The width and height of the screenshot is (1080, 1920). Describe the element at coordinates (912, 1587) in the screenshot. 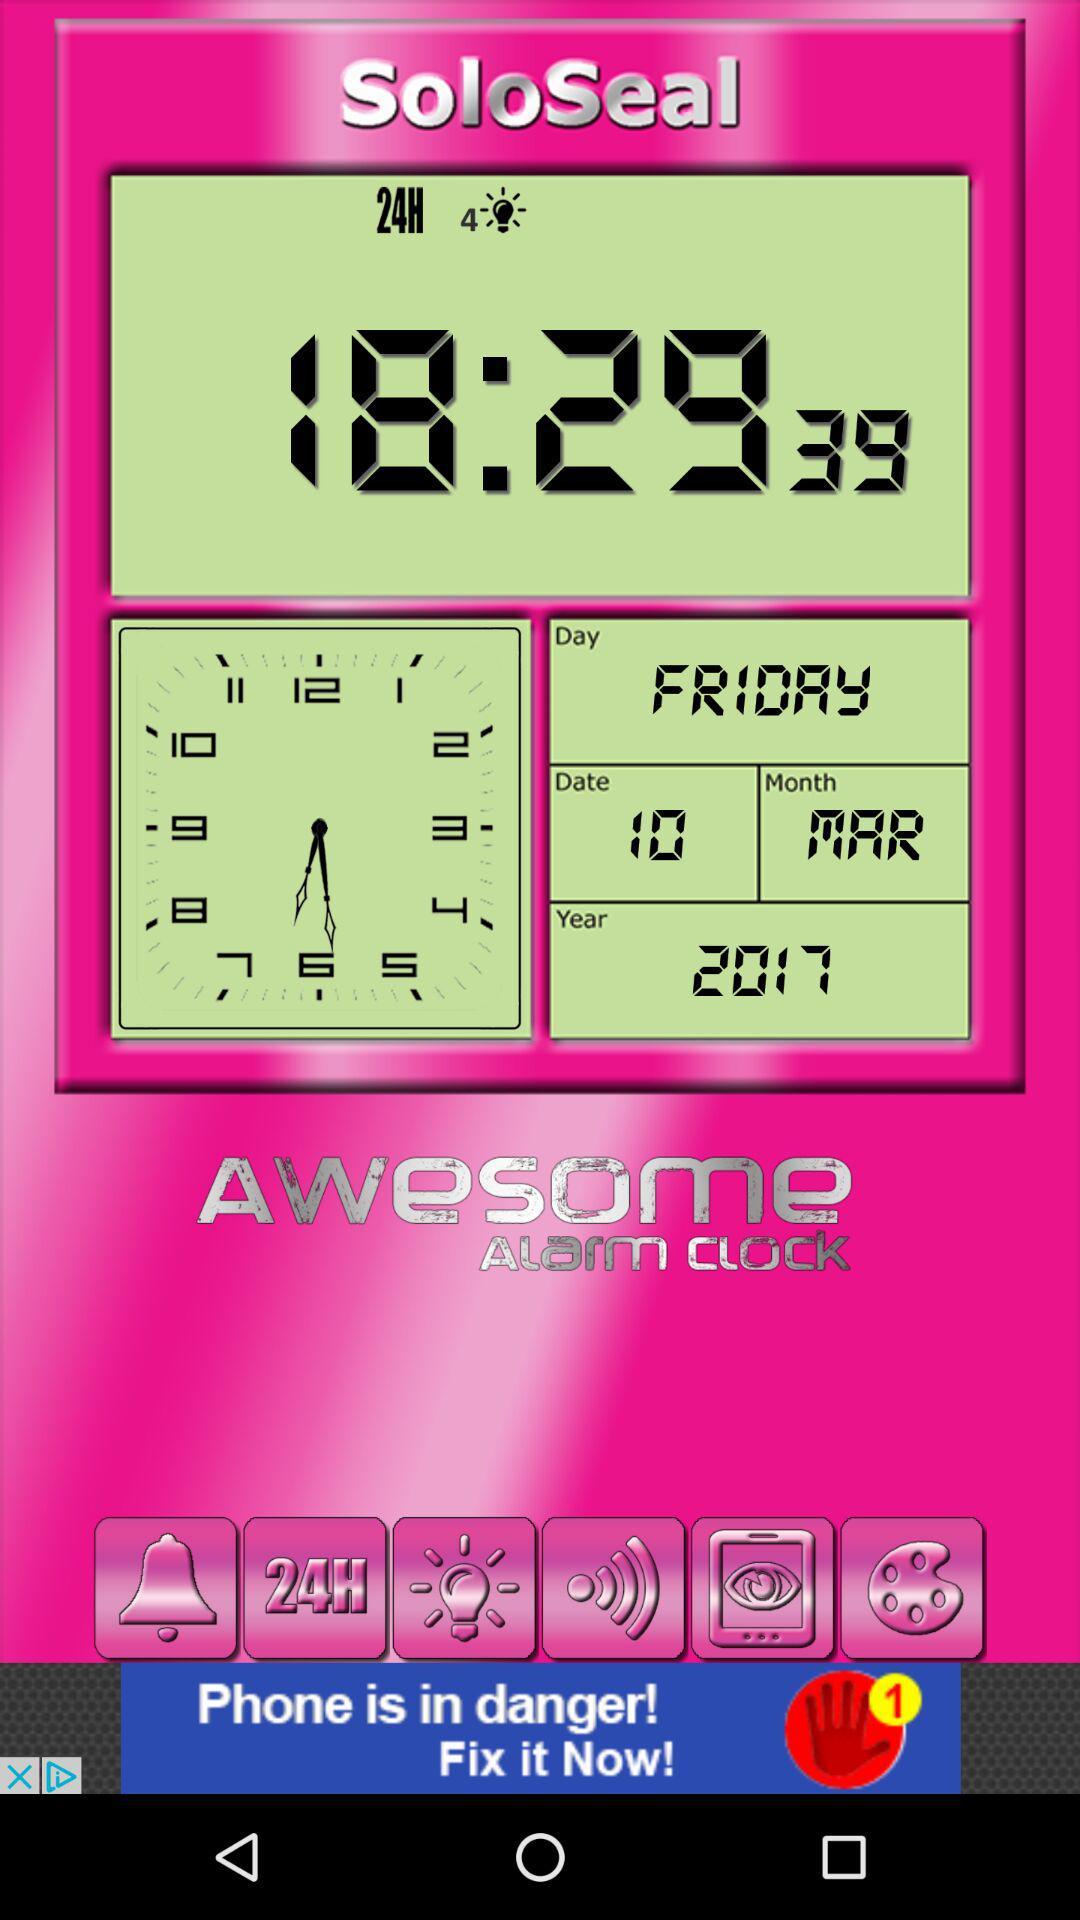

I see `colors` at that location.